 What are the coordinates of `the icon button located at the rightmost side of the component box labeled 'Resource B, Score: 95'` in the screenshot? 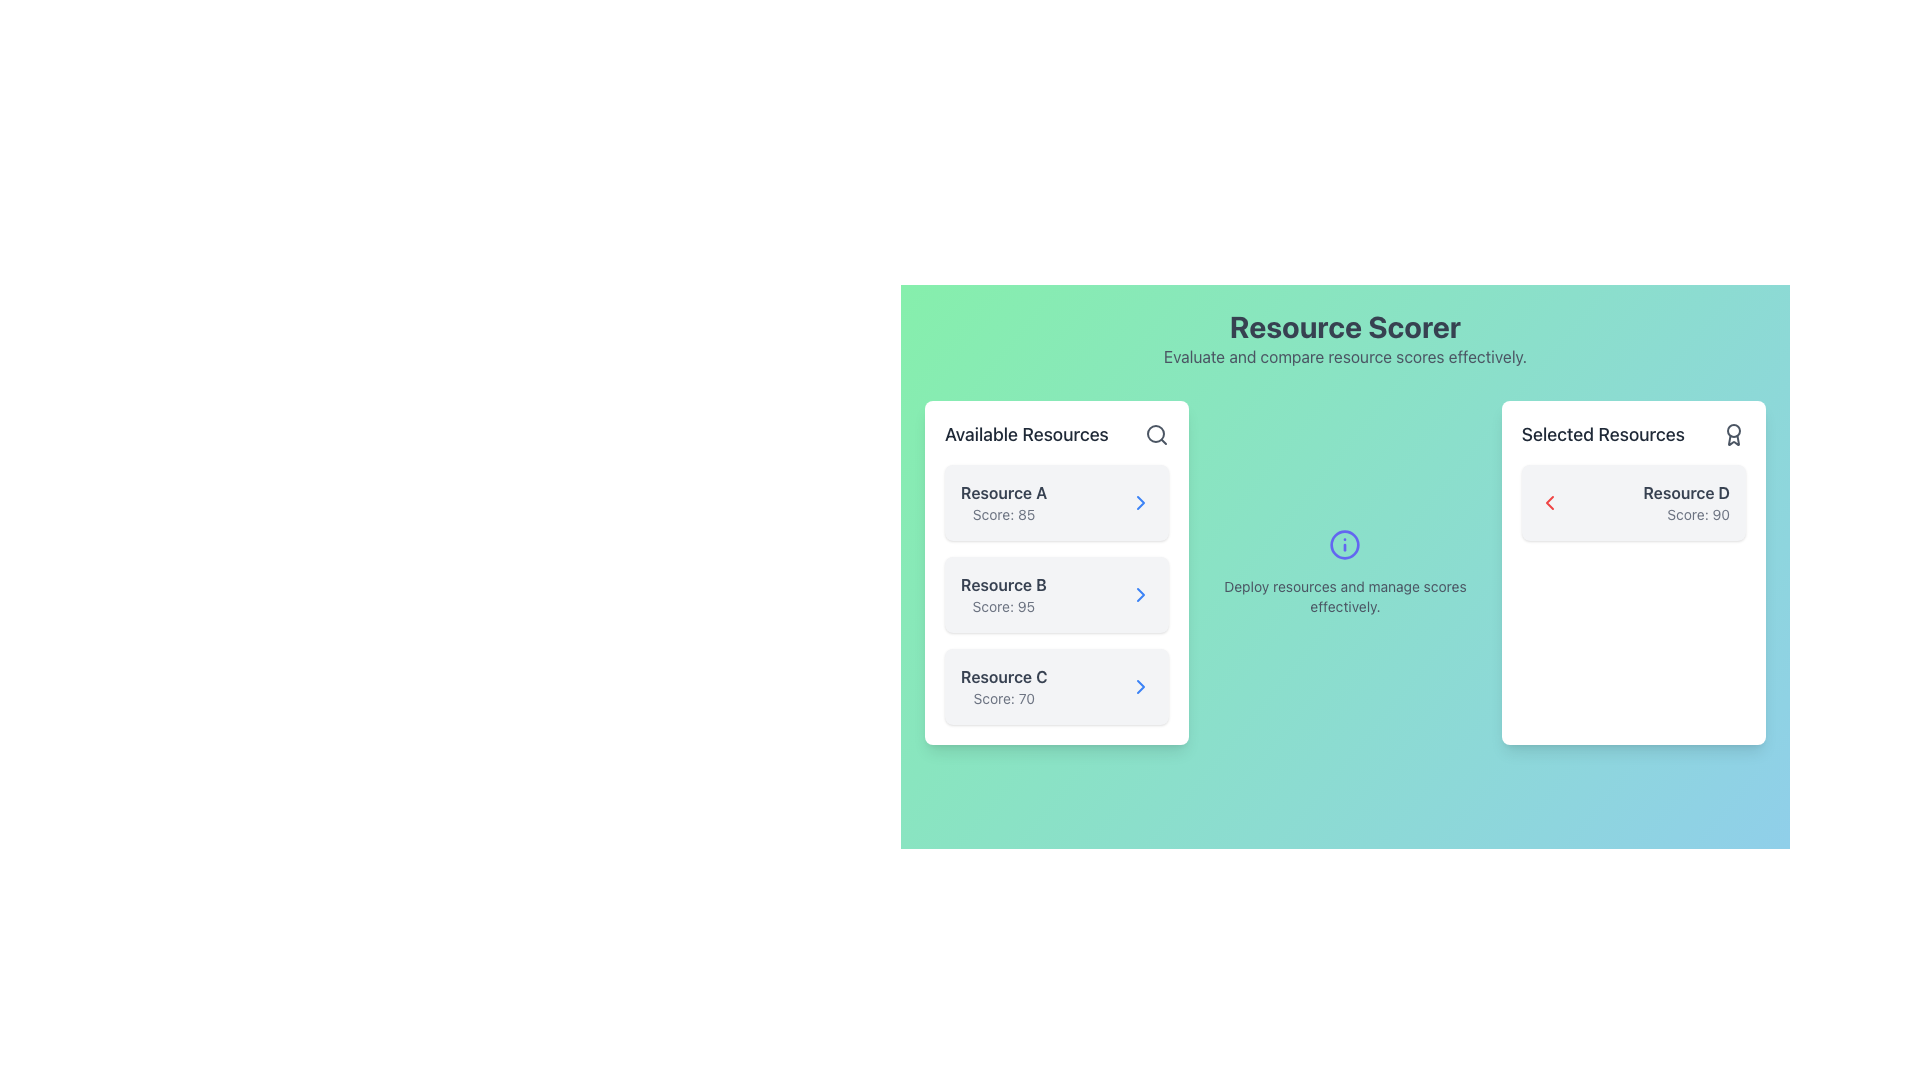 It's located at (1141, 593).